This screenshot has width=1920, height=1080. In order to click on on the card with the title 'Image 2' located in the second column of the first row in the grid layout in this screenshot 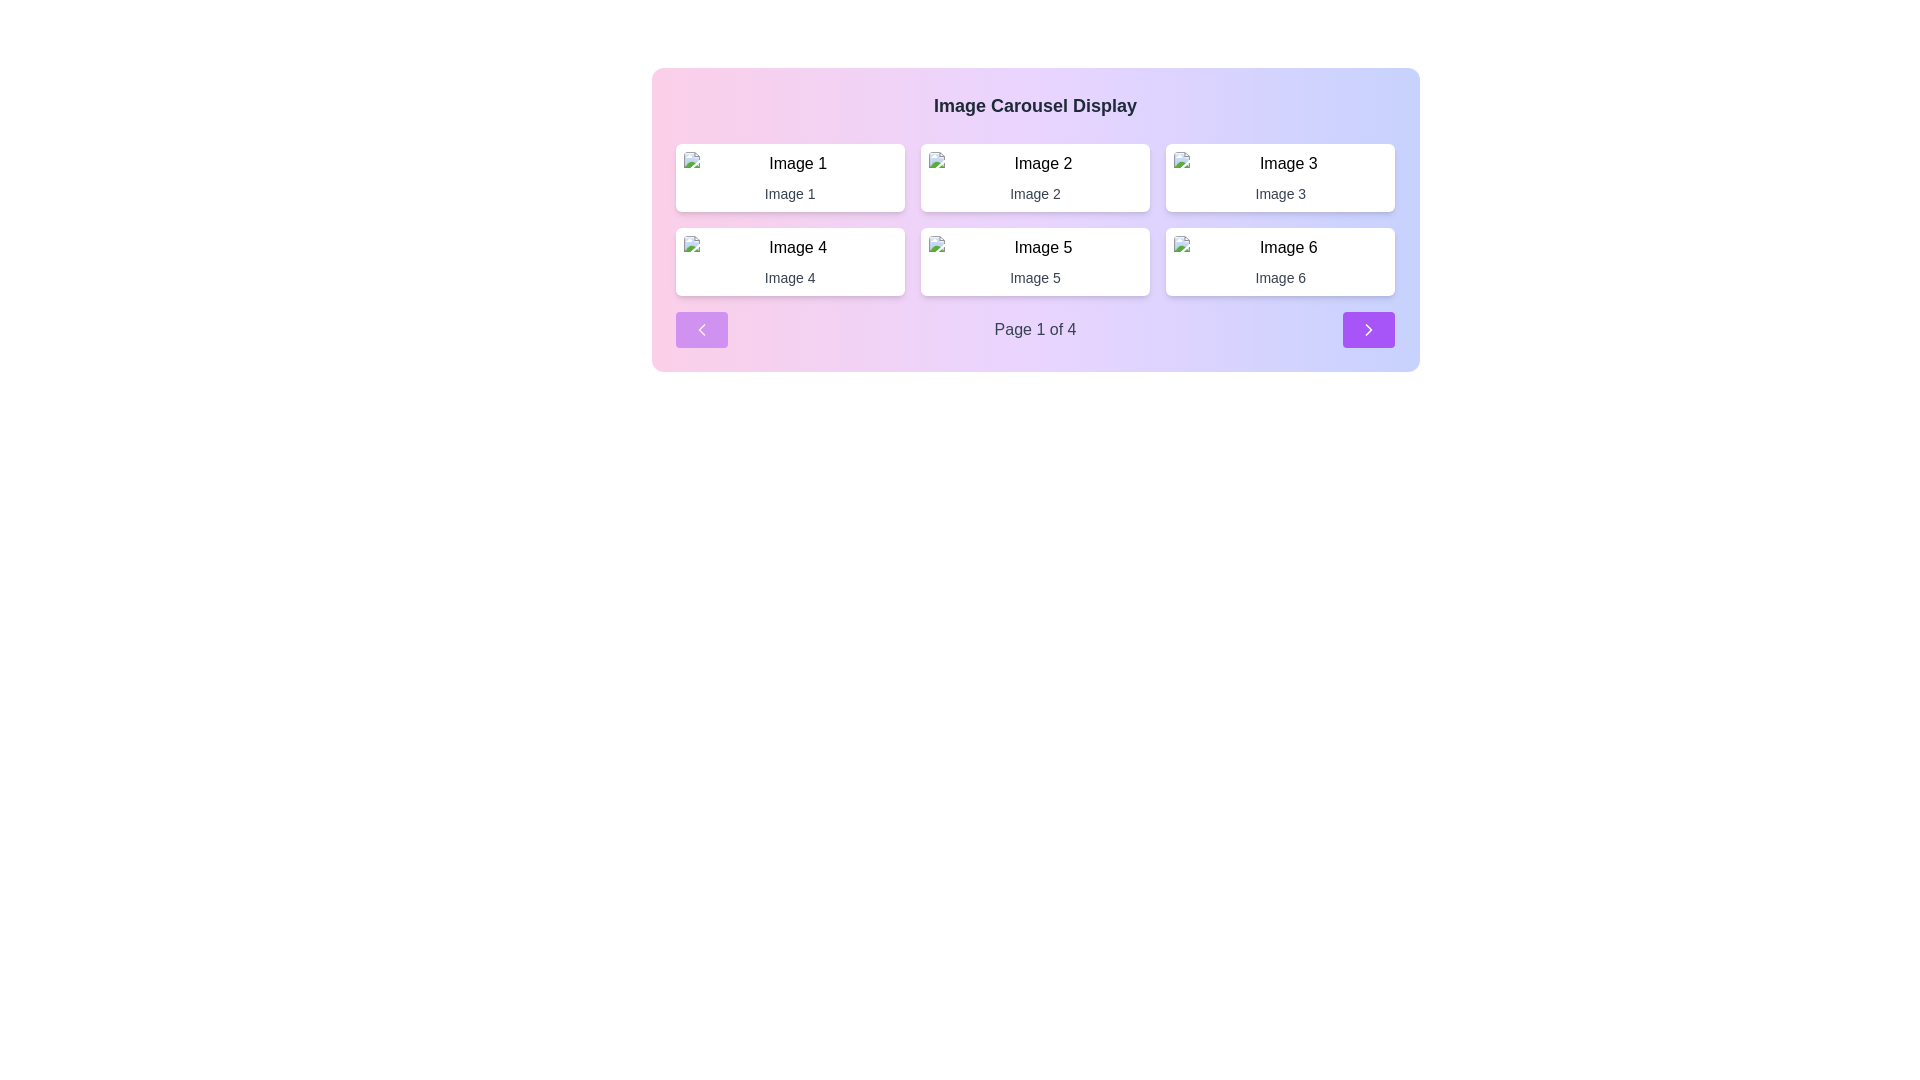, I will do `click(1035, 176)`.